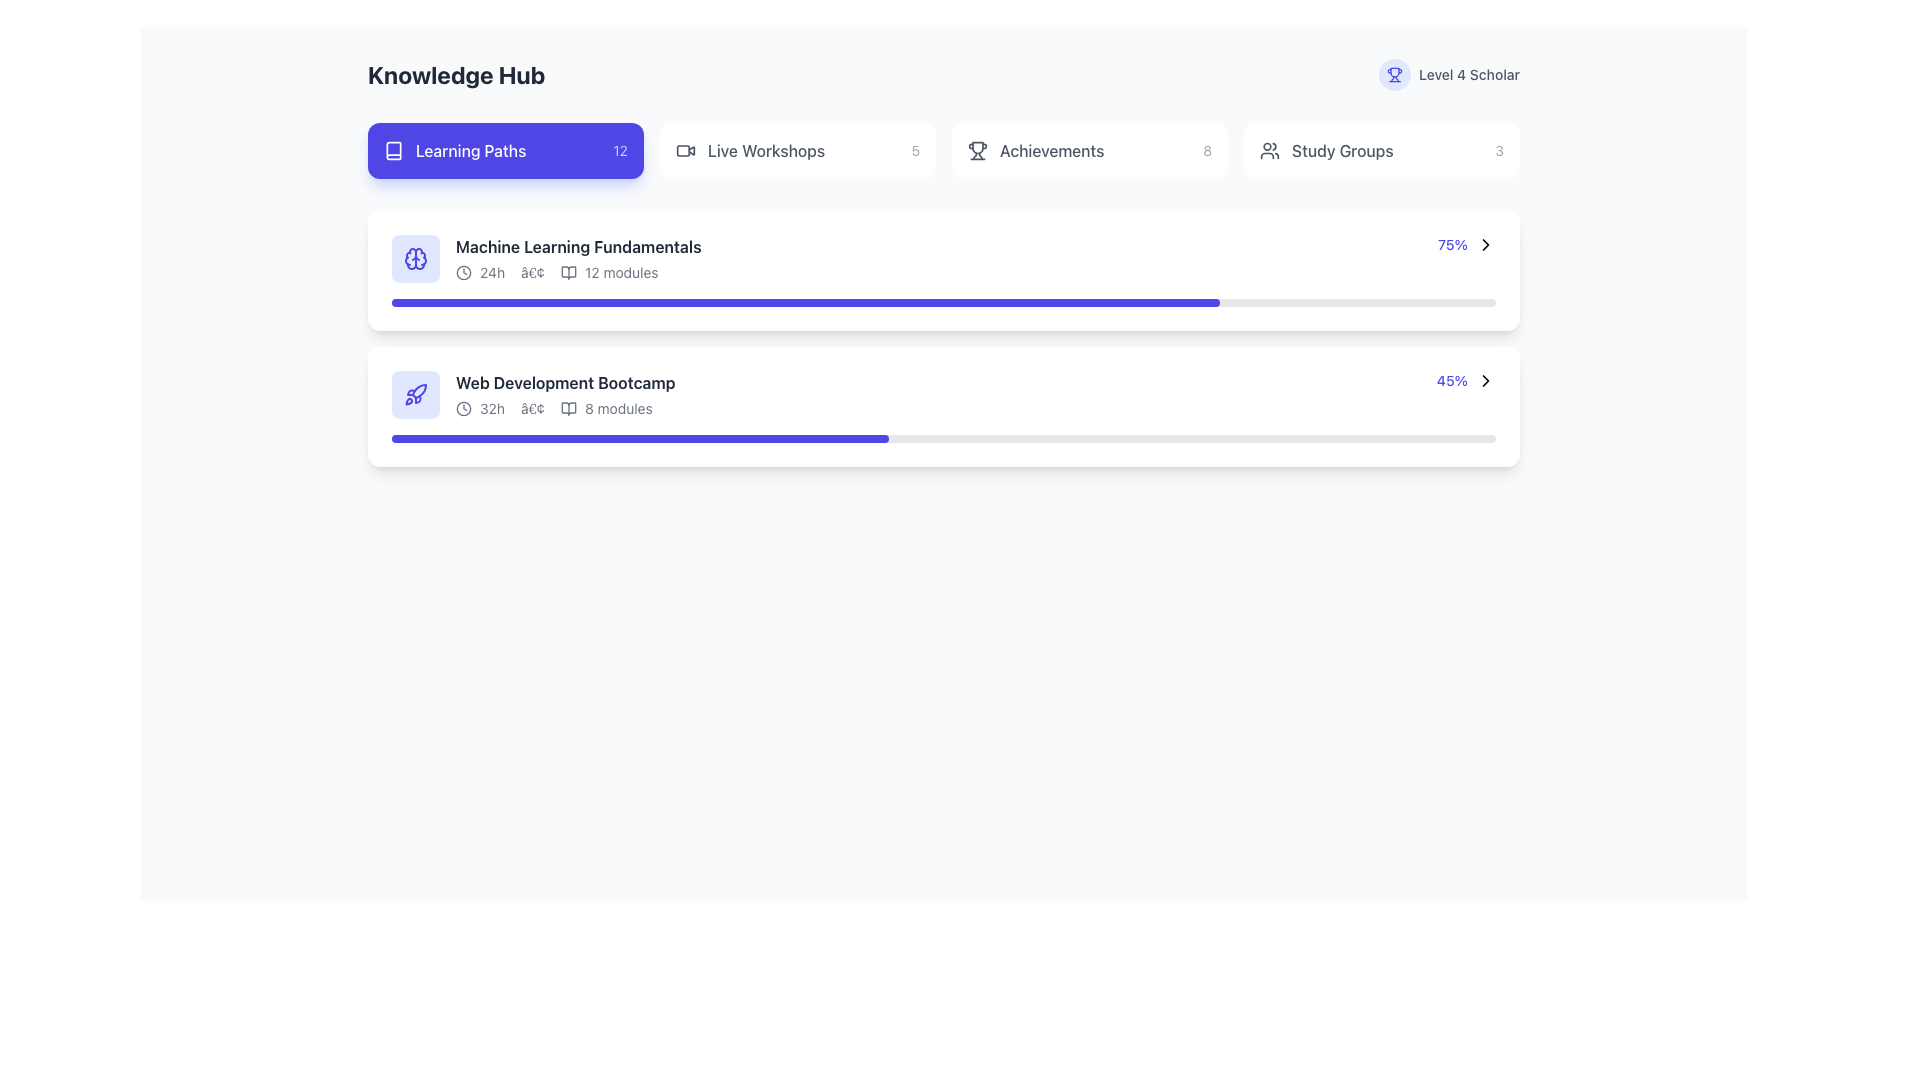  What do you see at coordinates (1381, 149) in the screenshot?
I see `the navigation button located in the fourth column of the grid at the top of the interface` at bounding box center [1381, 149].